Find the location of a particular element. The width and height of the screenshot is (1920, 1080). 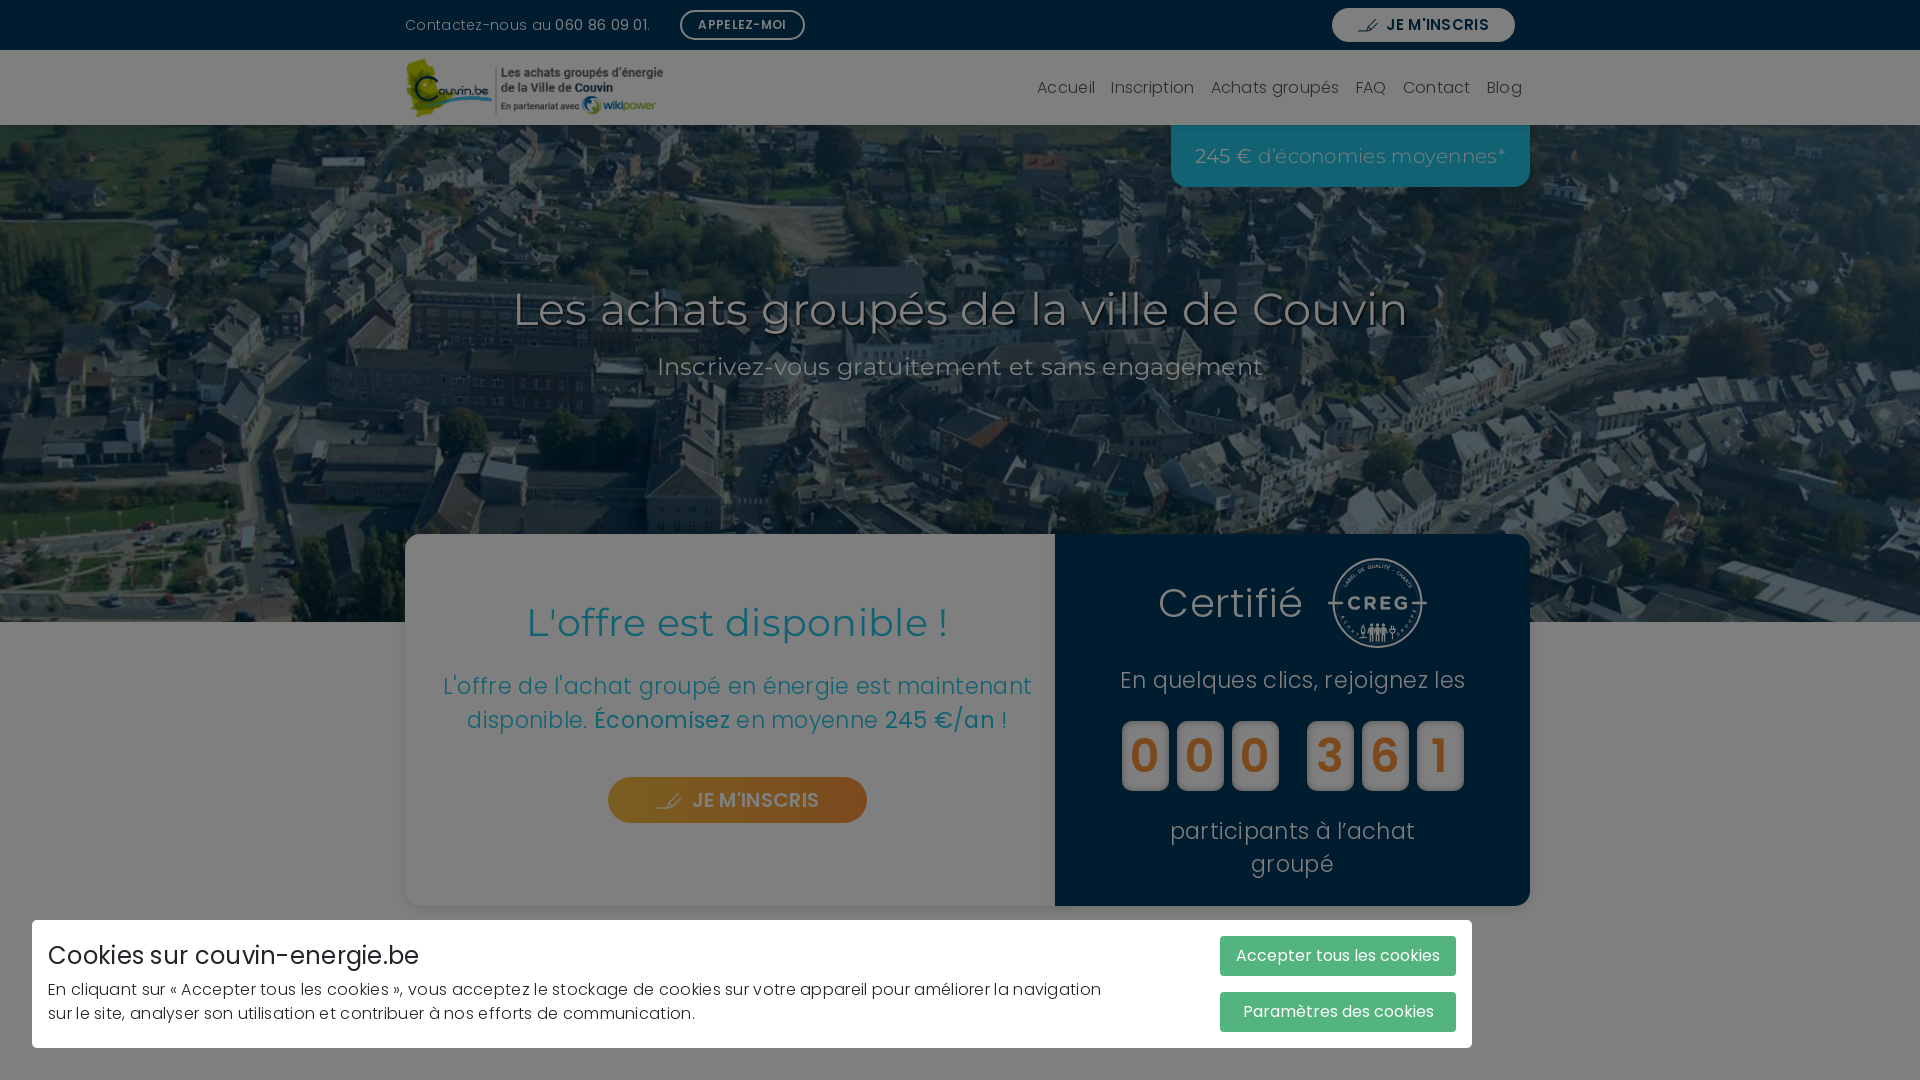

'060 86 09 01' is located at coordinates (599, 23).